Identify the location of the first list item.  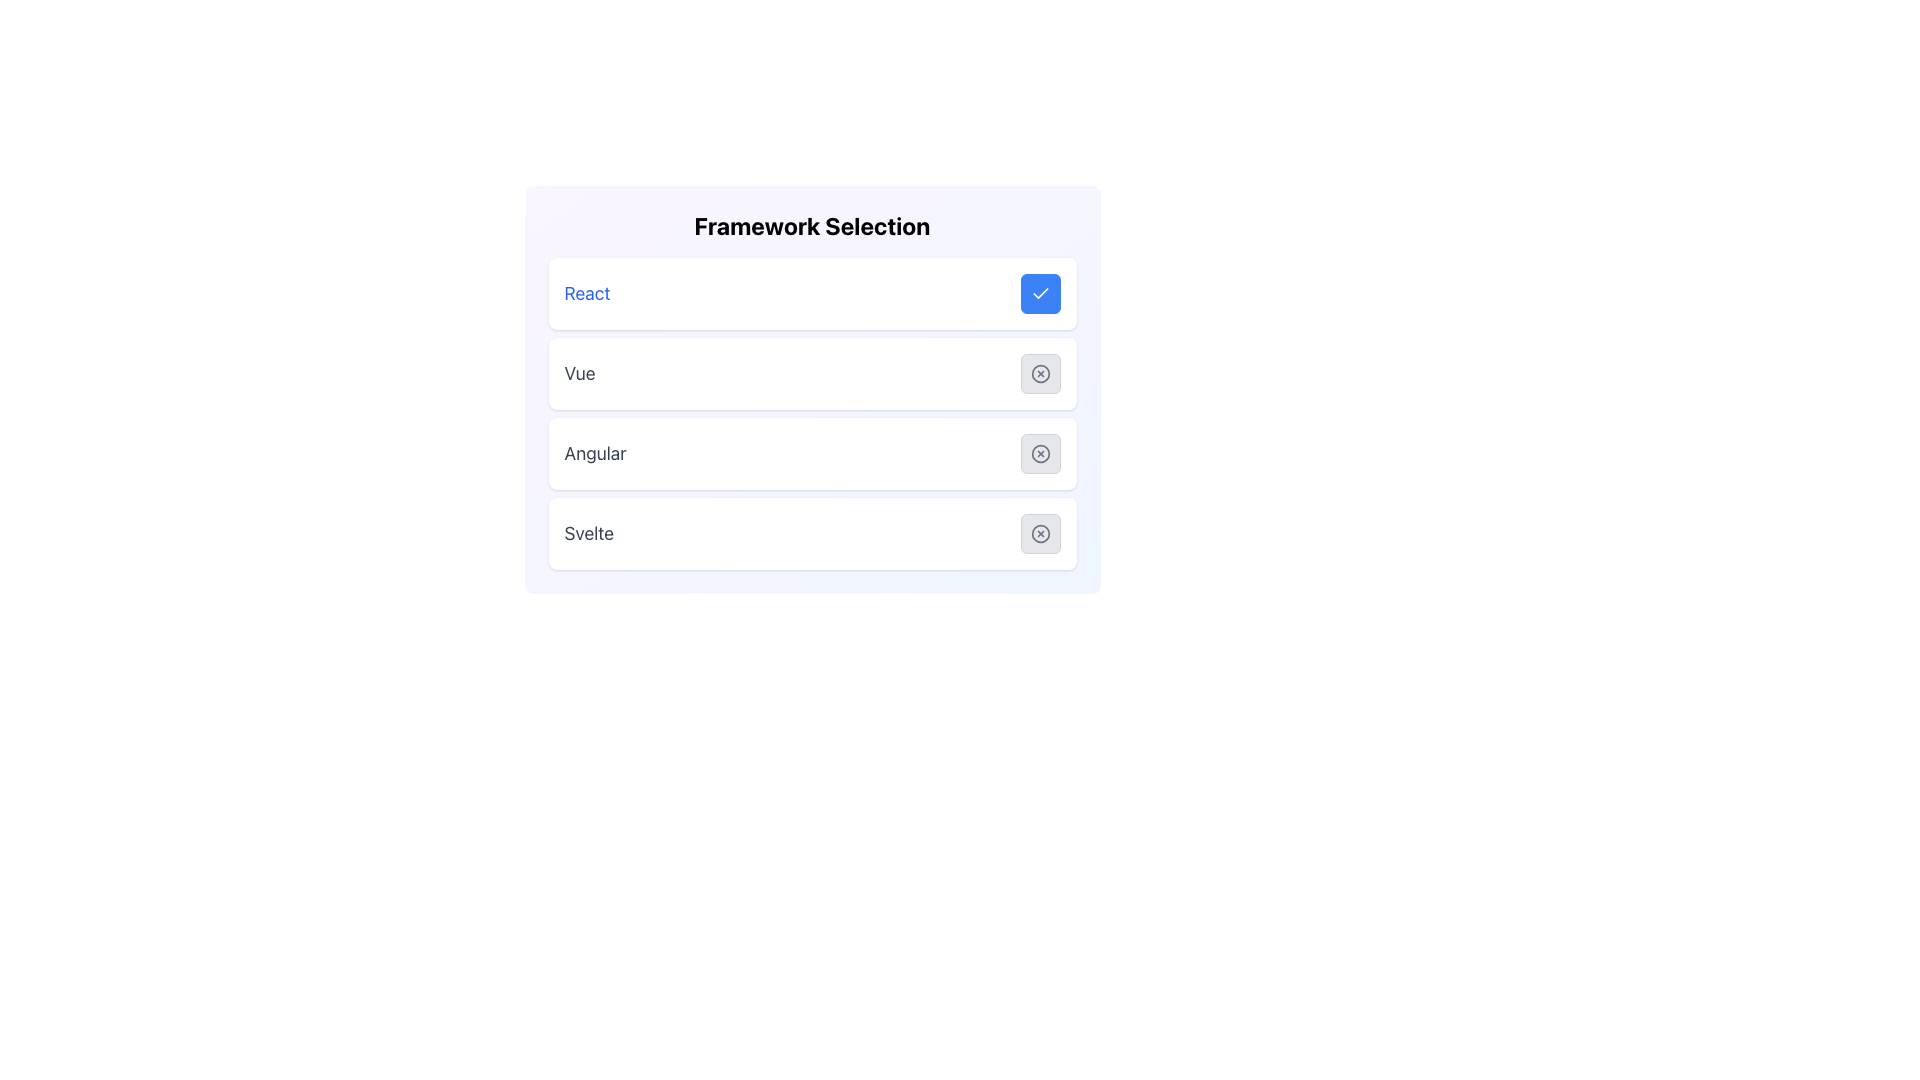
(812, 293).